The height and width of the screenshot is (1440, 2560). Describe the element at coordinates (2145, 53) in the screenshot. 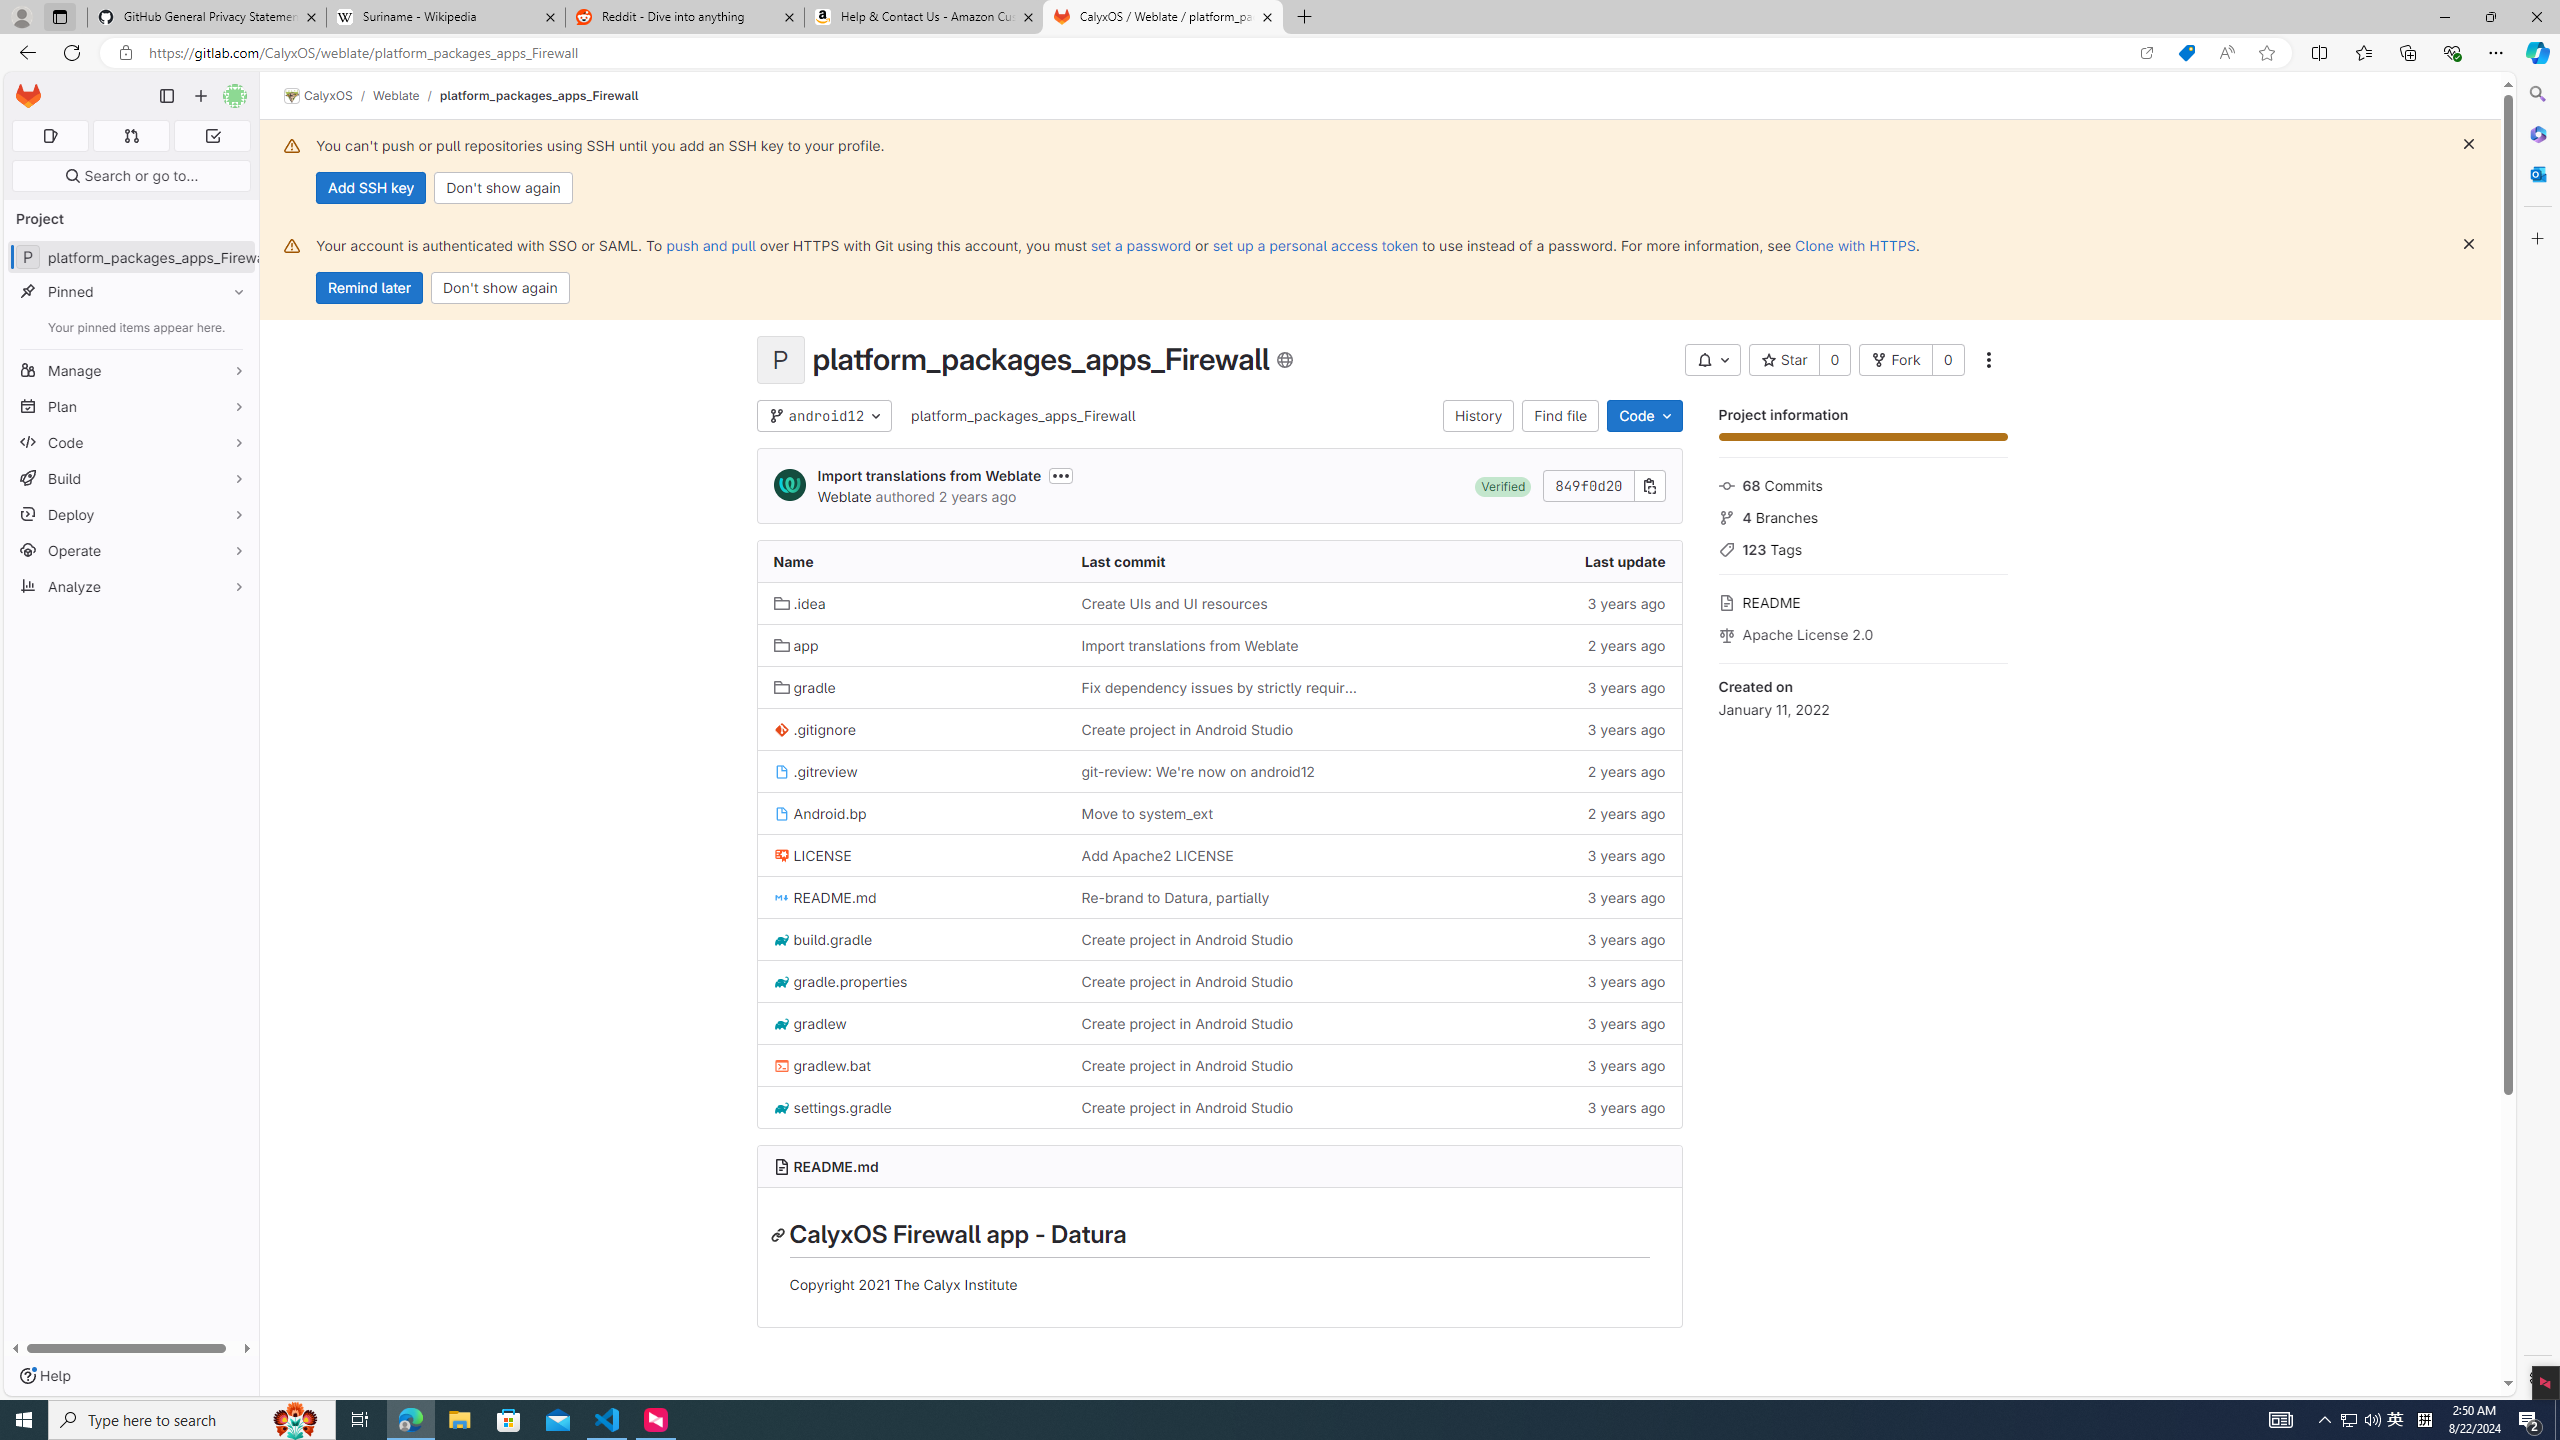

I see `'Open in app'` at that location.